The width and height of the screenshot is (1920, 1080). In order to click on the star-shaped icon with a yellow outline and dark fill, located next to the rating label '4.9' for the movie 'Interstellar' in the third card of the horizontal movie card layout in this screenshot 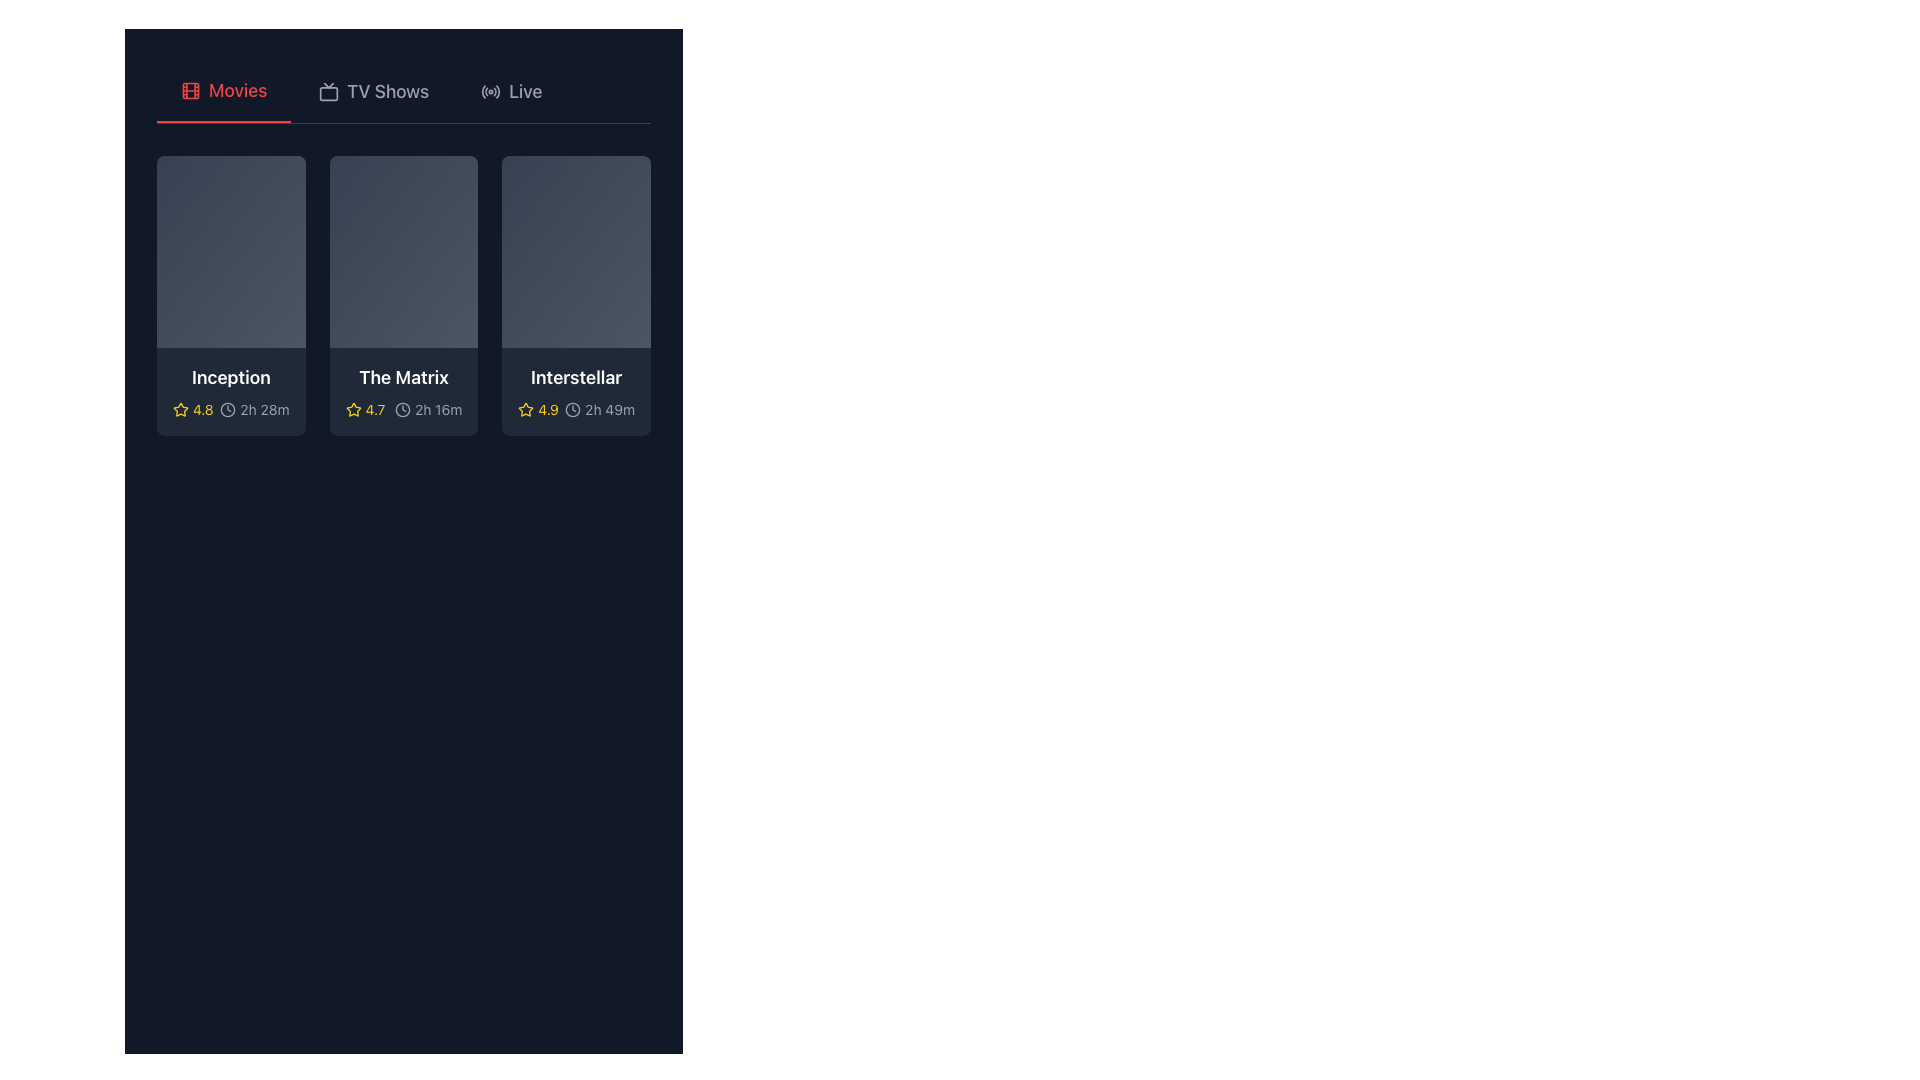, I will do `click(526, 408)`.